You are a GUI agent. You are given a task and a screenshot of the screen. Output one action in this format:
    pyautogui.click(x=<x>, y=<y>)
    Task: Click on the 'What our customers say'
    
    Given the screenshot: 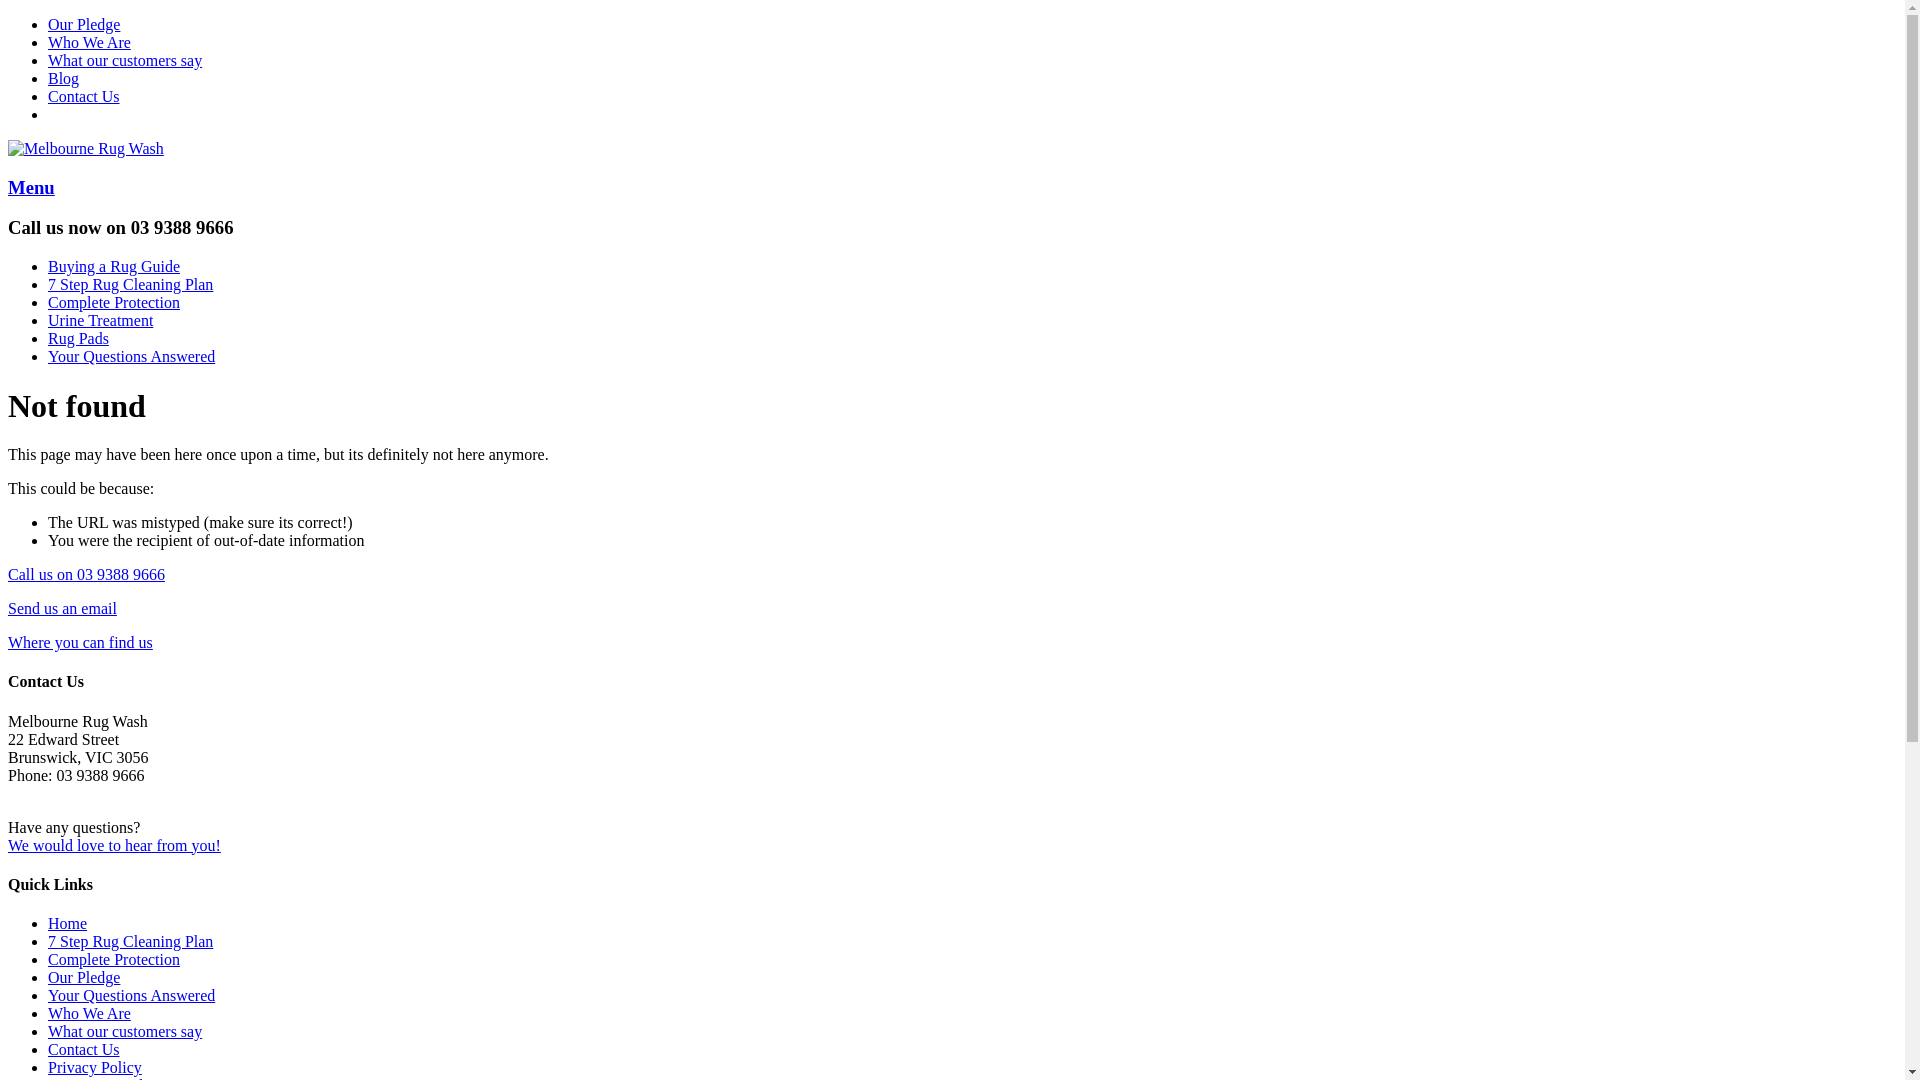 What is the action you would take?
    pyautogui.click(x=123, y=59)
    